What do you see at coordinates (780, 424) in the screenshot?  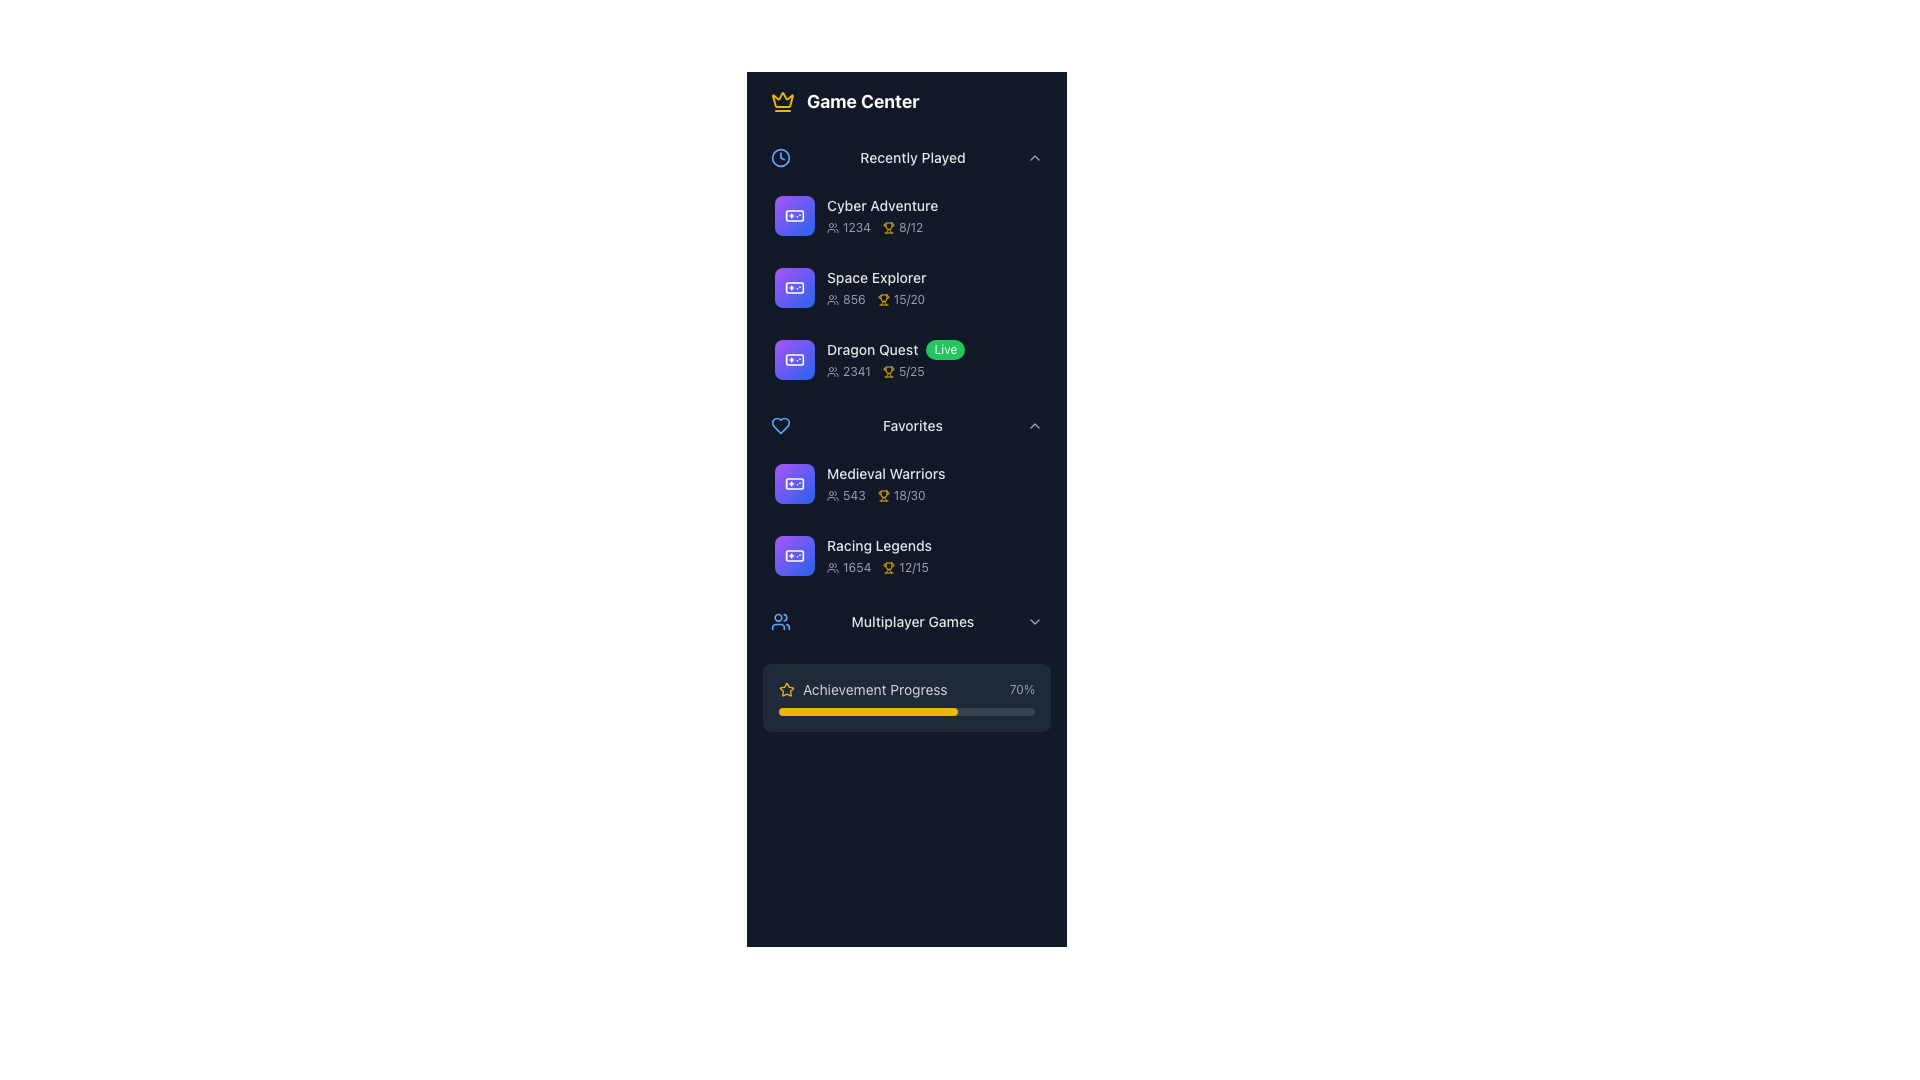 I see `the heart icon with a blue outline located next to the 'Favorites' text label in the Favorites menu` at bounding box center [780, 424].